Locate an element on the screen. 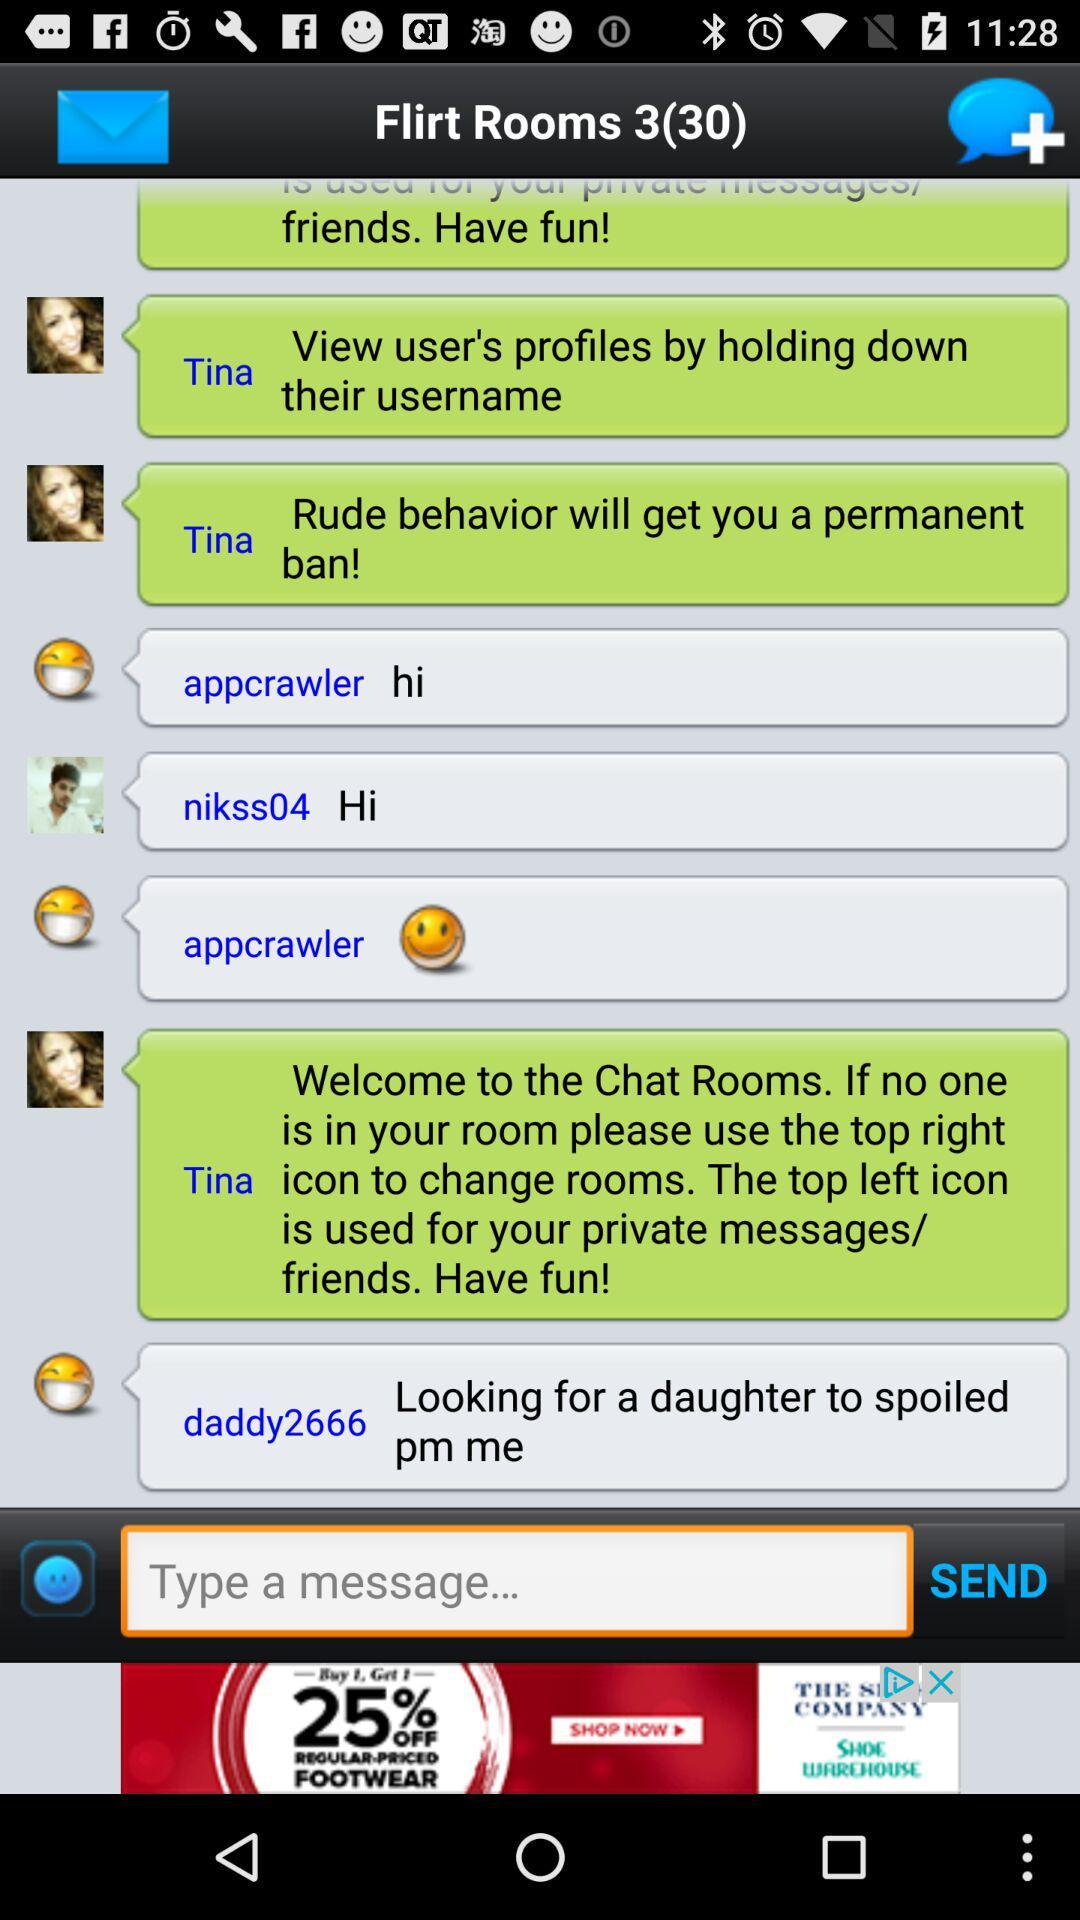  selected emoji is located at coordinates (64, 917).